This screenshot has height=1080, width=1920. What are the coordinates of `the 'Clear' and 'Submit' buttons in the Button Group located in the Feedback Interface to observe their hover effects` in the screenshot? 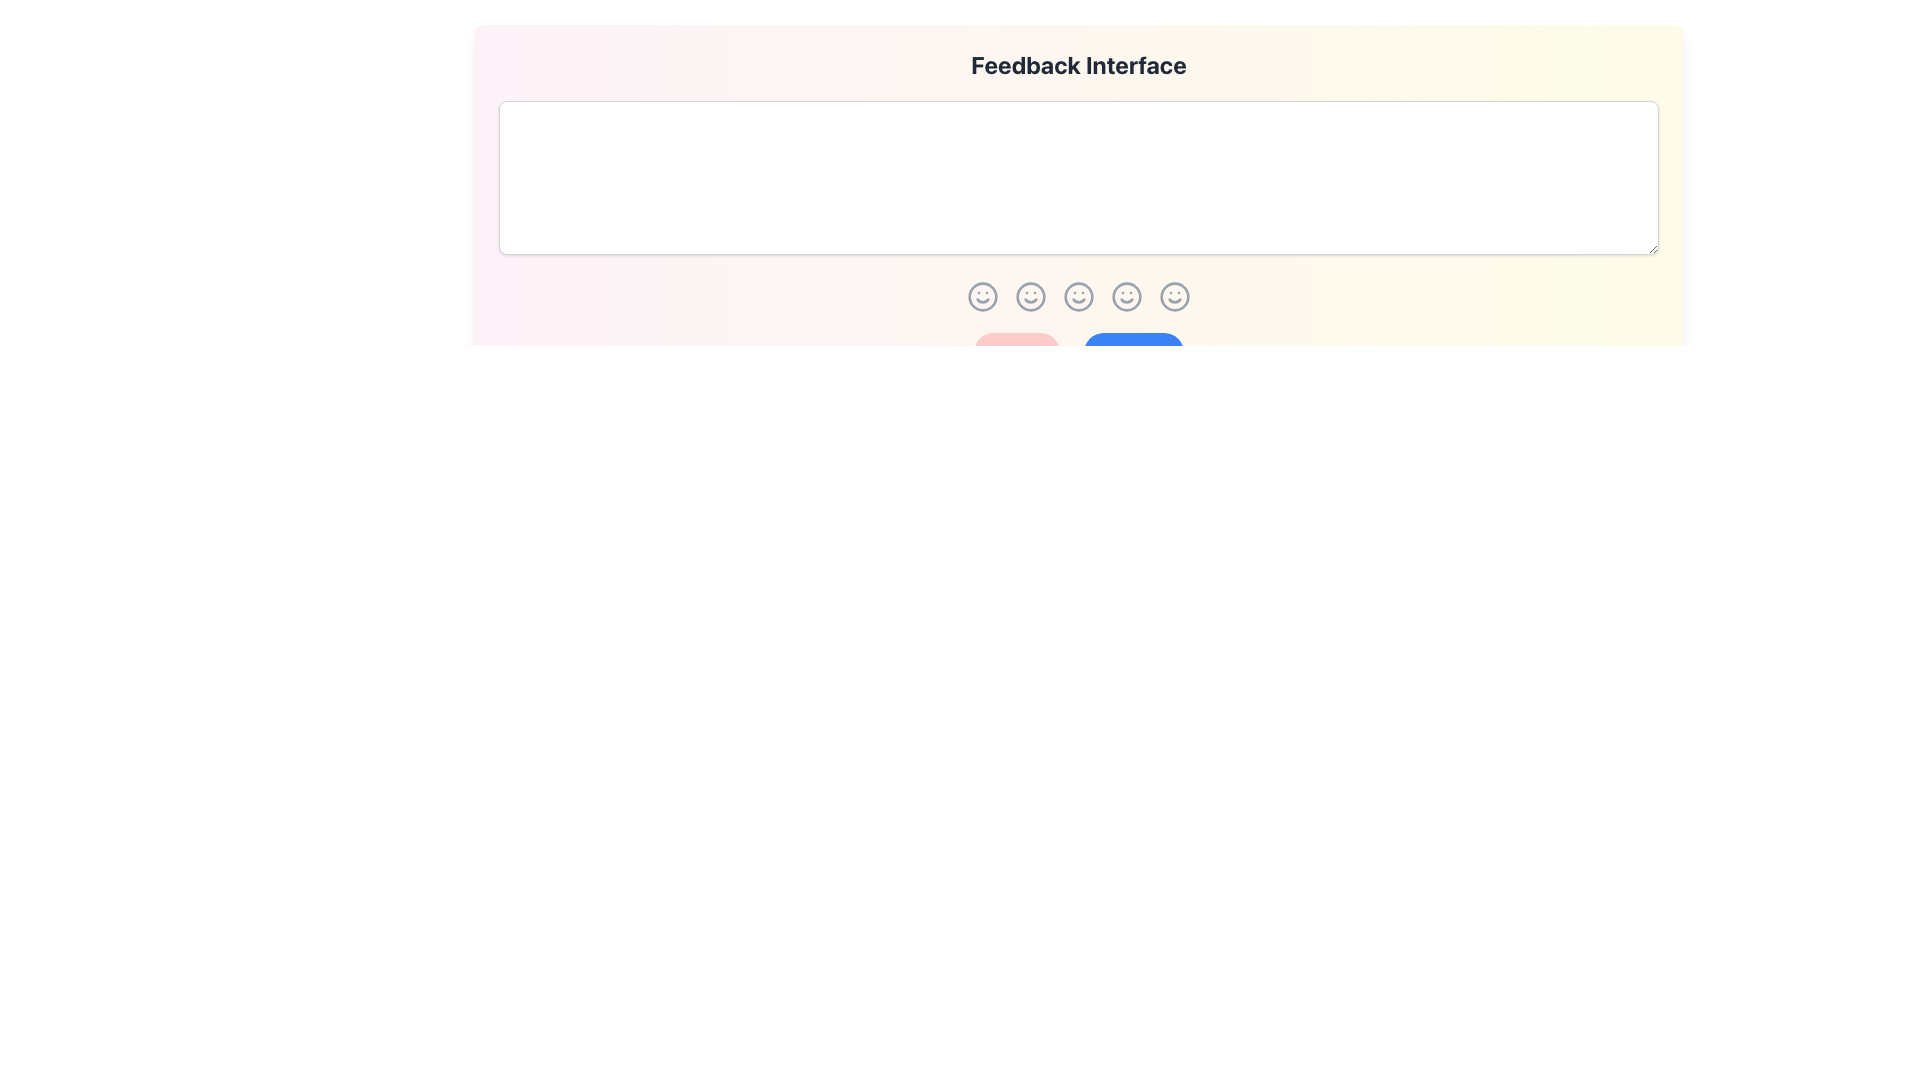 It's located at (1078, 352).